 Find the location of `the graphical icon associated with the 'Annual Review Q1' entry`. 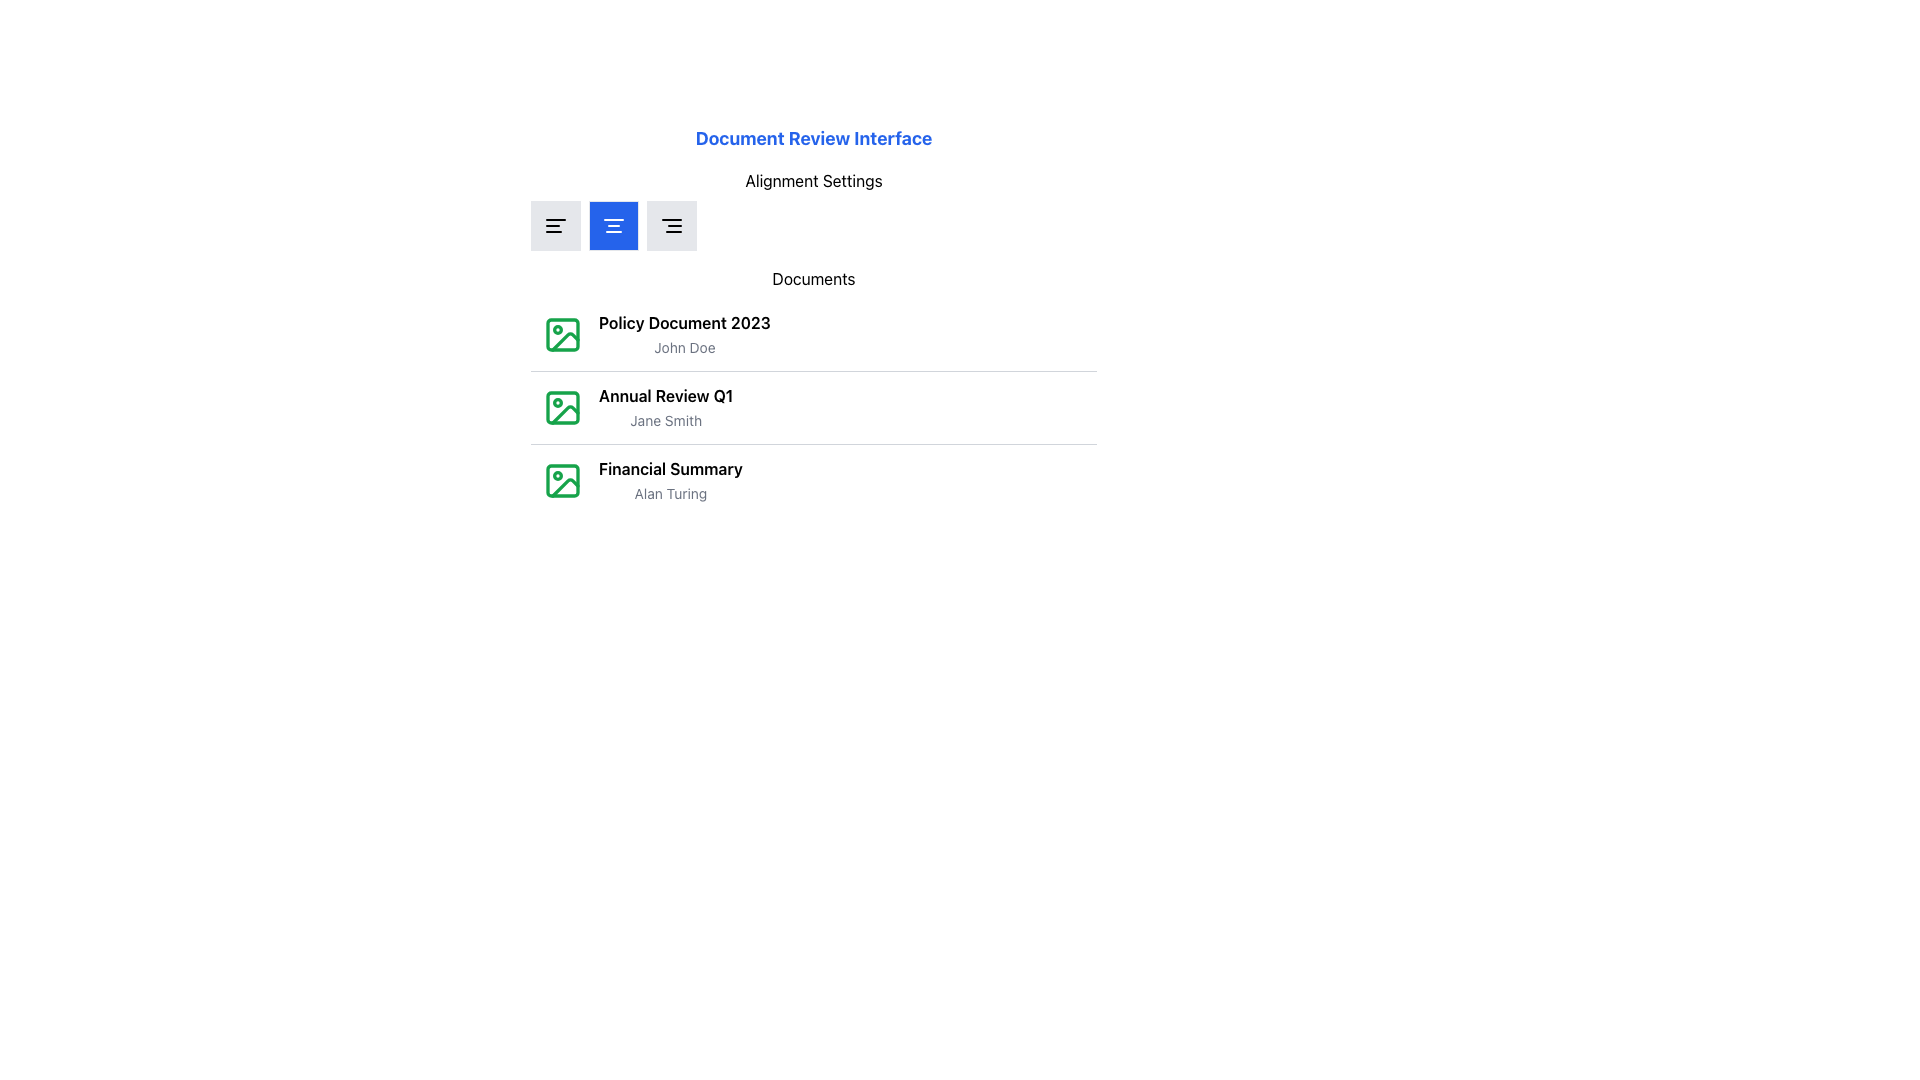

the graphical icon associated with the 'Annual Review Q1' entry is located at coordinates (561, 407).